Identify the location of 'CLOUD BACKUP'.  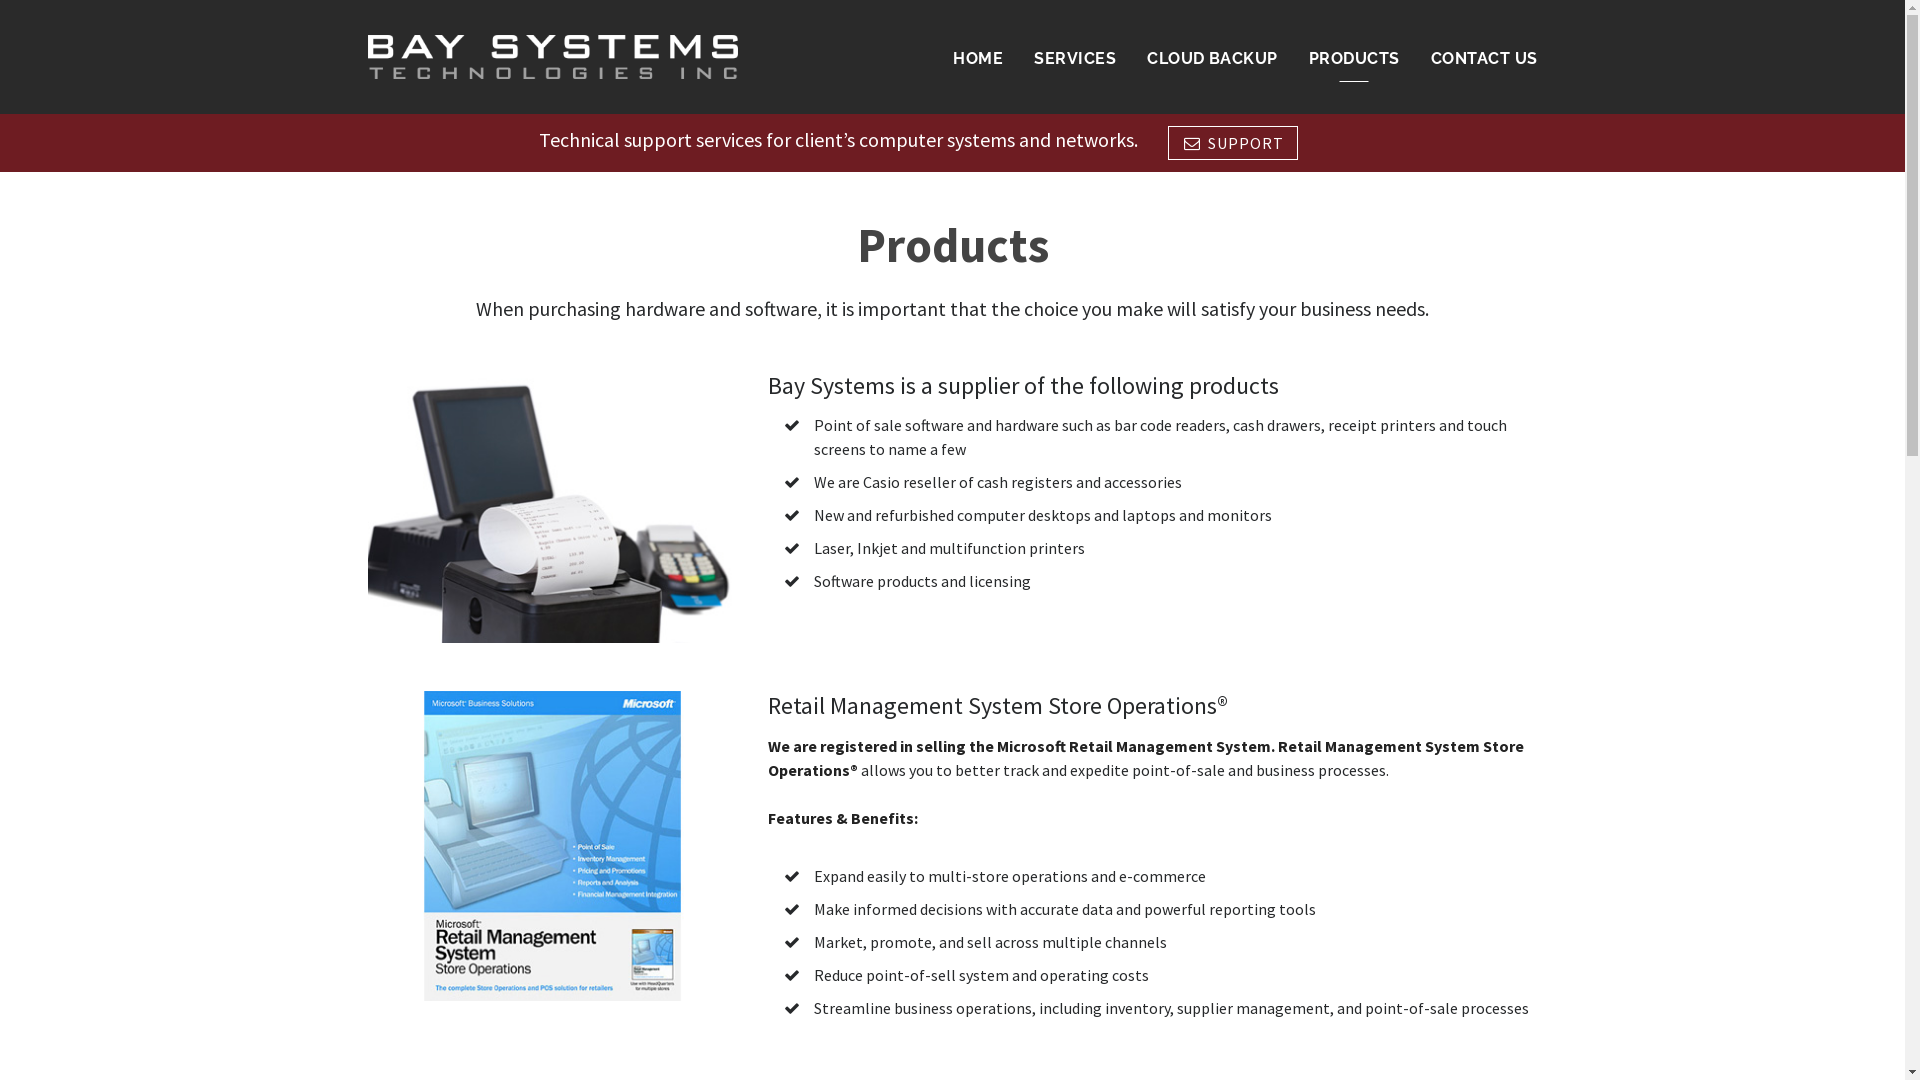
(1211, 57).